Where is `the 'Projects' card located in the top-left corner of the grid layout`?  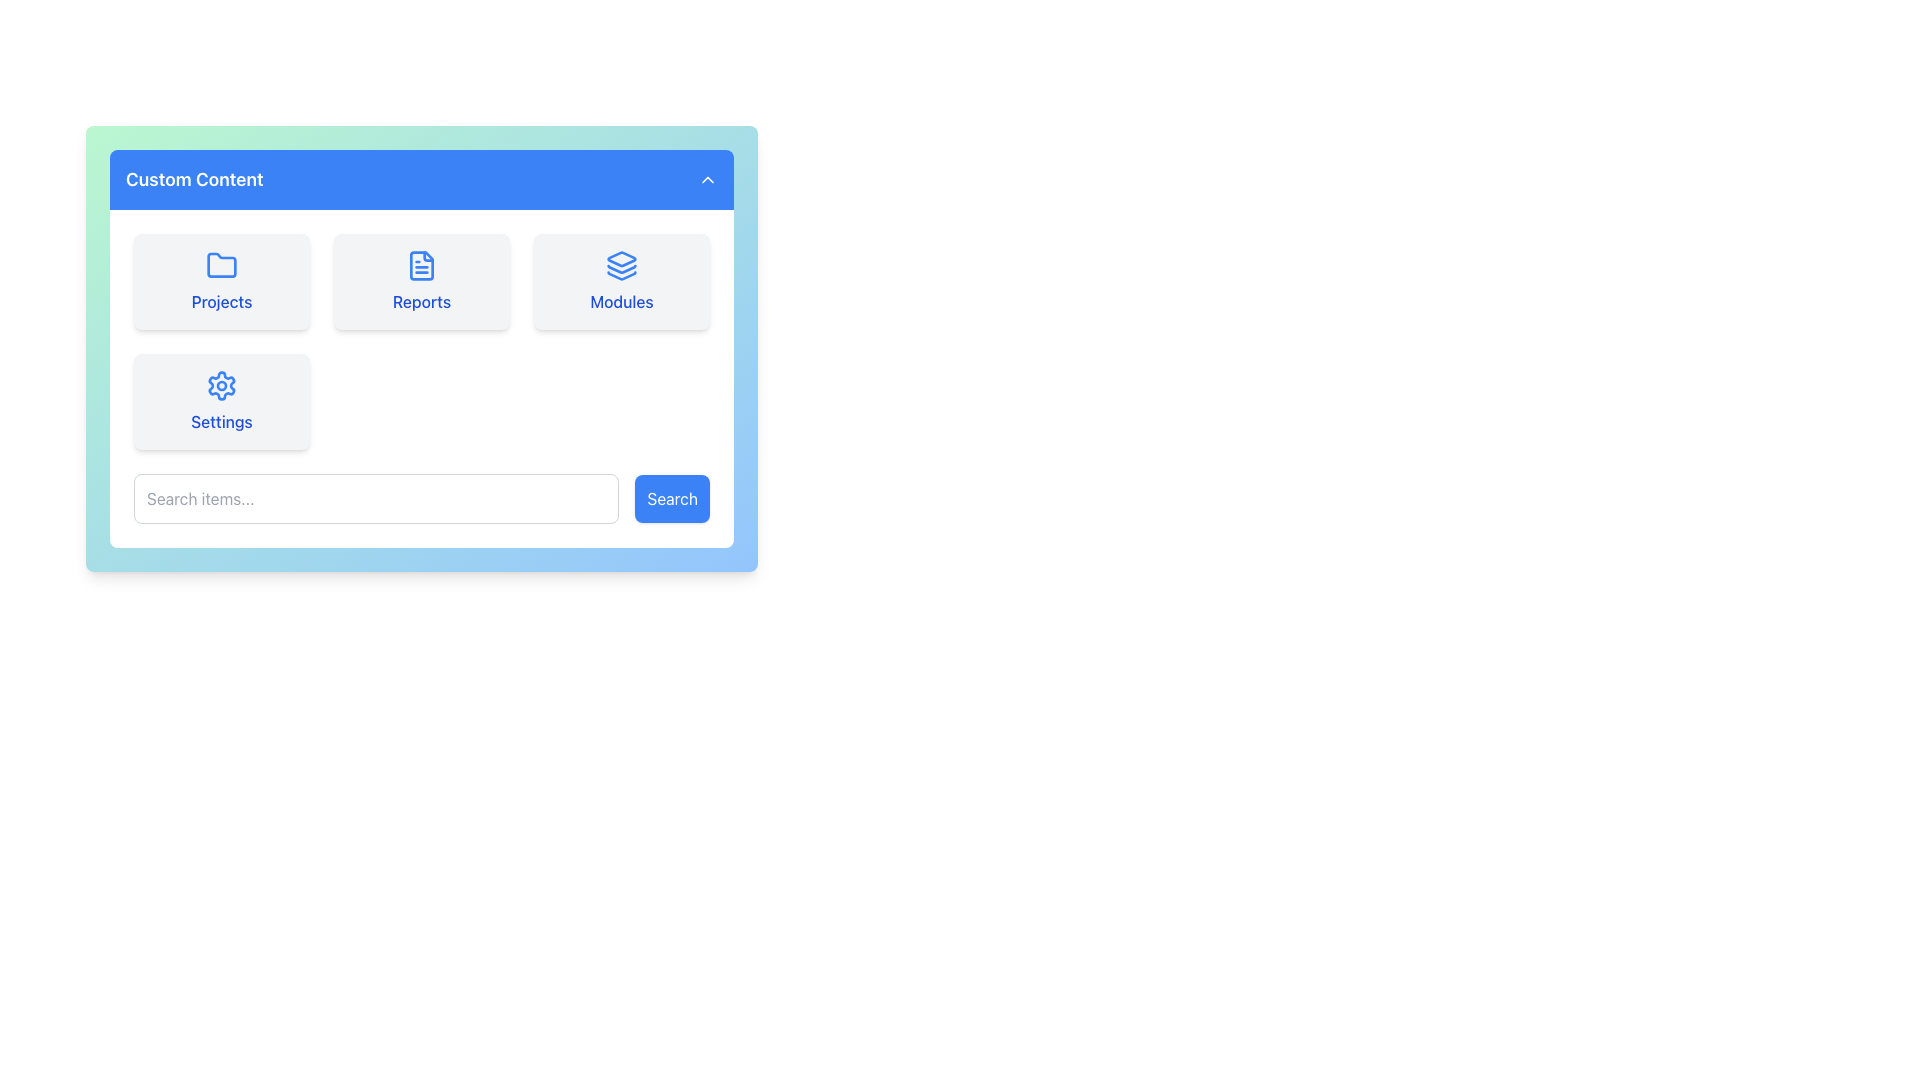
the 'Projects' card located in the top-left corner of the grid layout is located at coordinates (221, 281).